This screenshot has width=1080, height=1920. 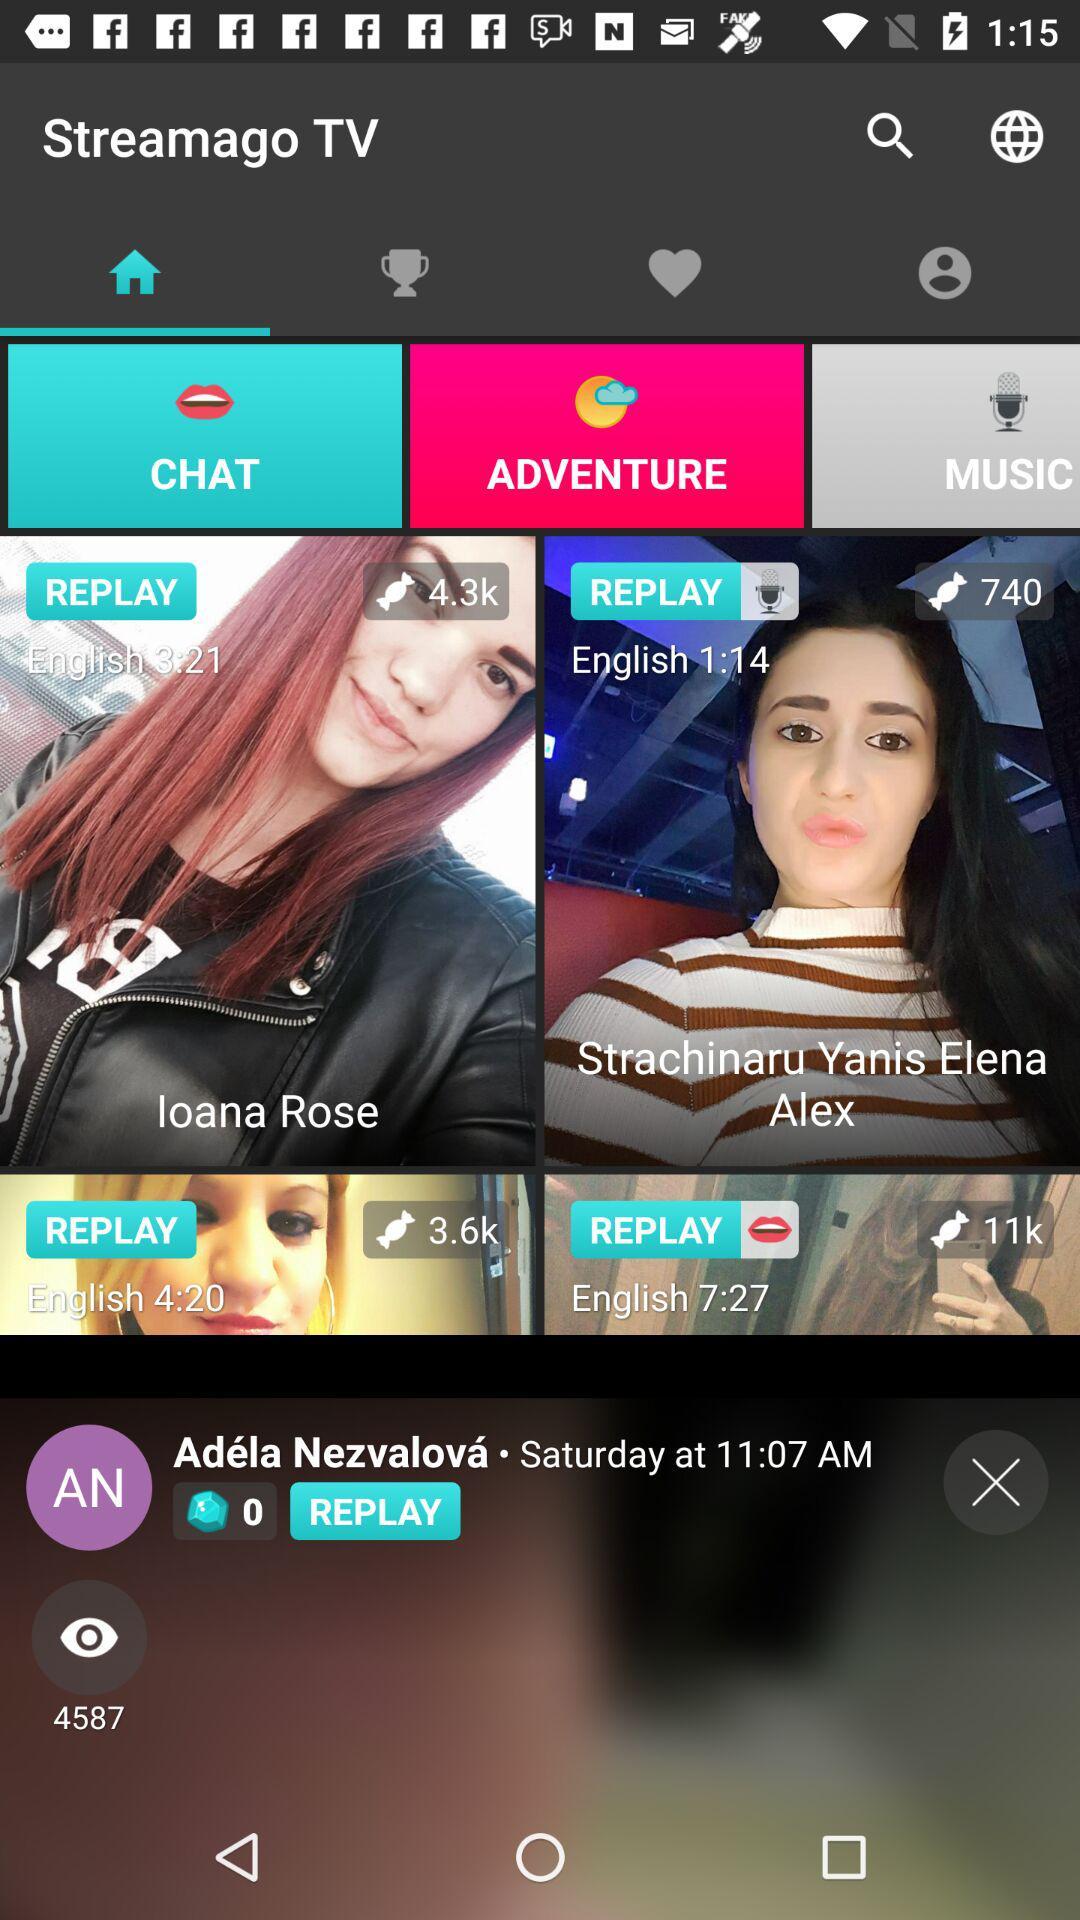 What do you see at coordinates (995, 146) in the screenshot?
I see `the globe icon` at bounding box center [995, 146].